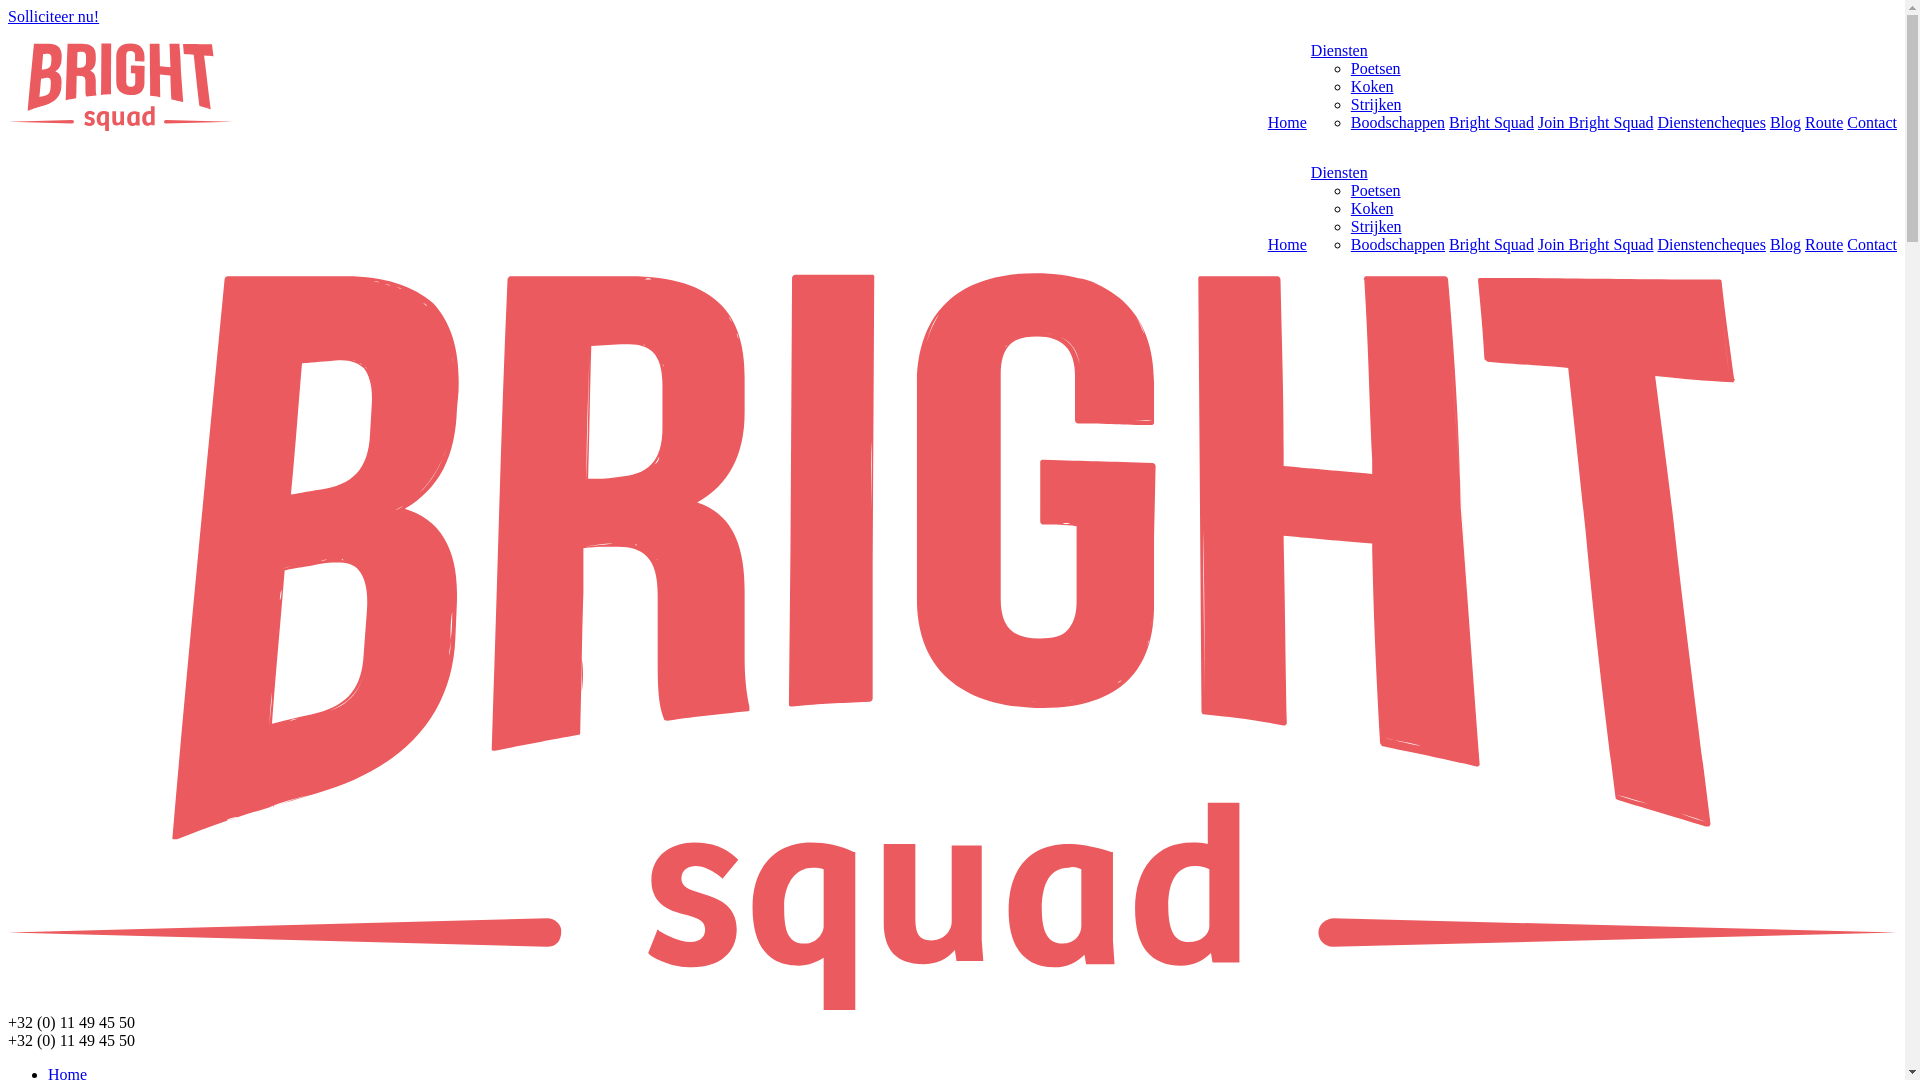  What do you see at coordinates (1846, 243) in the screenshot?
I see `'Contact'` at bounding box center [1846, 243].